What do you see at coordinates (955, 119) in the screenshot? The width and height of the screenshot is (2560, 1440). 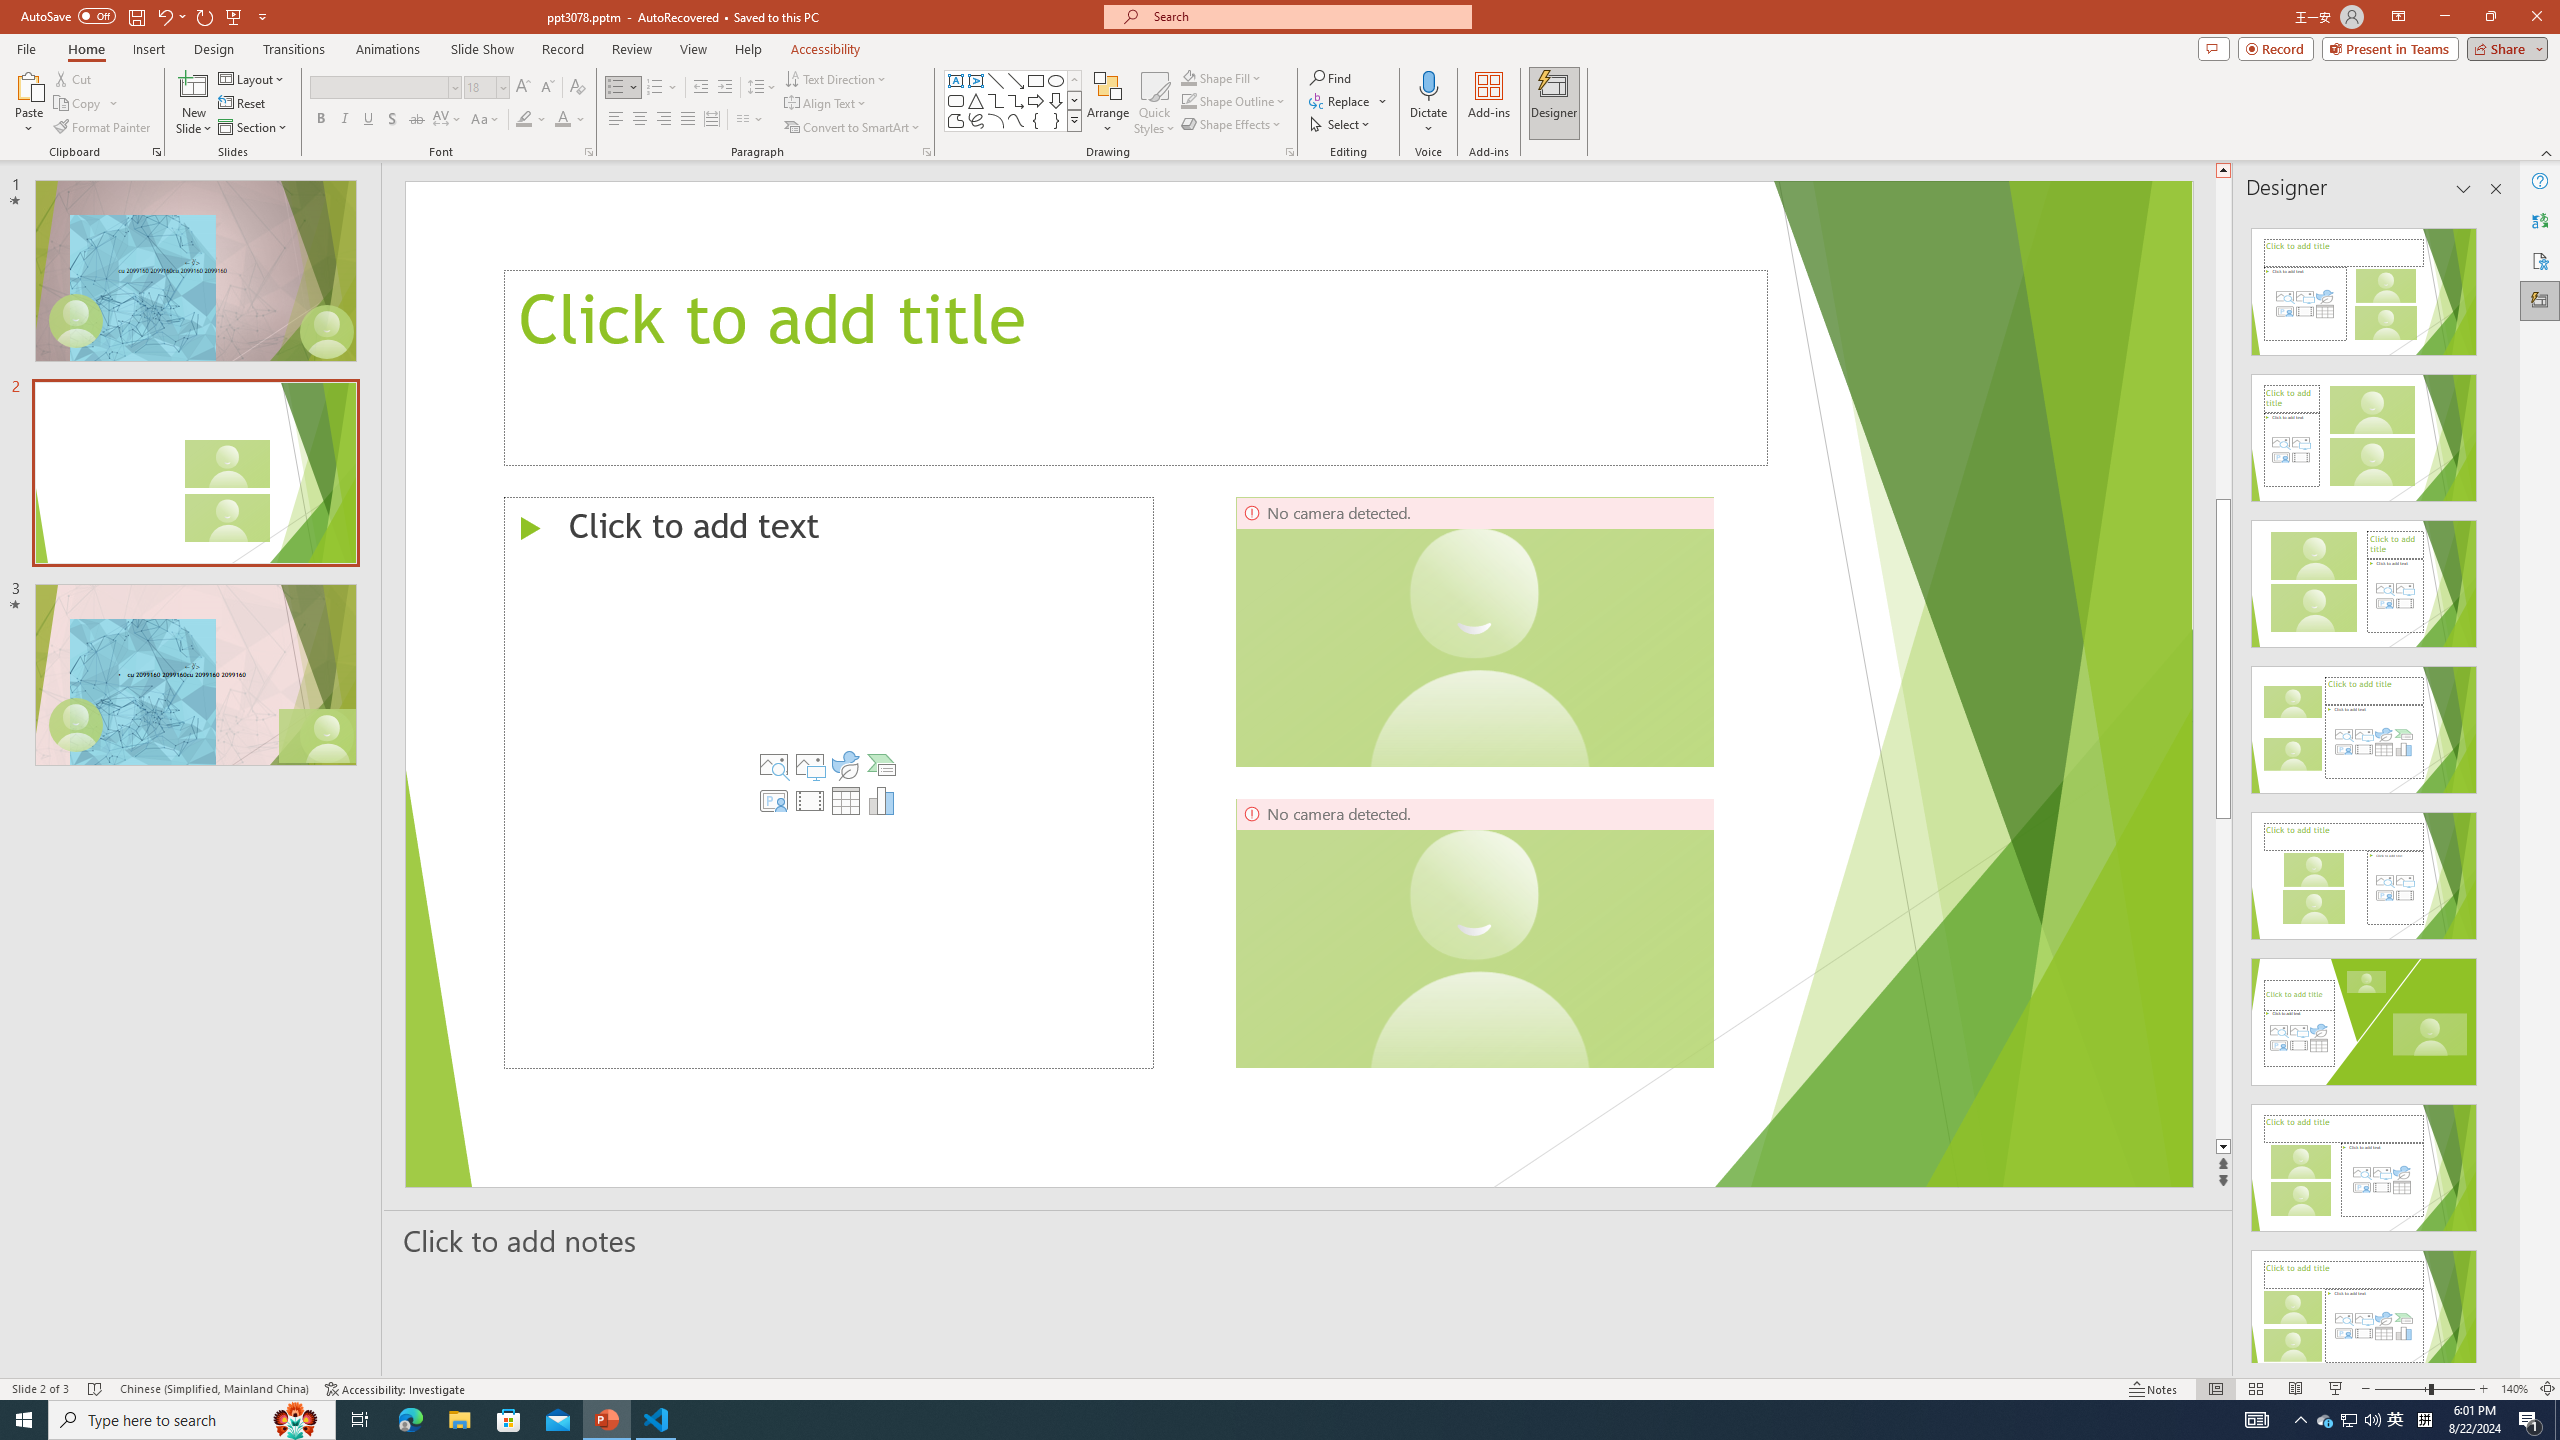 I see `'Freeform: Shape'` at bounding box center [955, 119].